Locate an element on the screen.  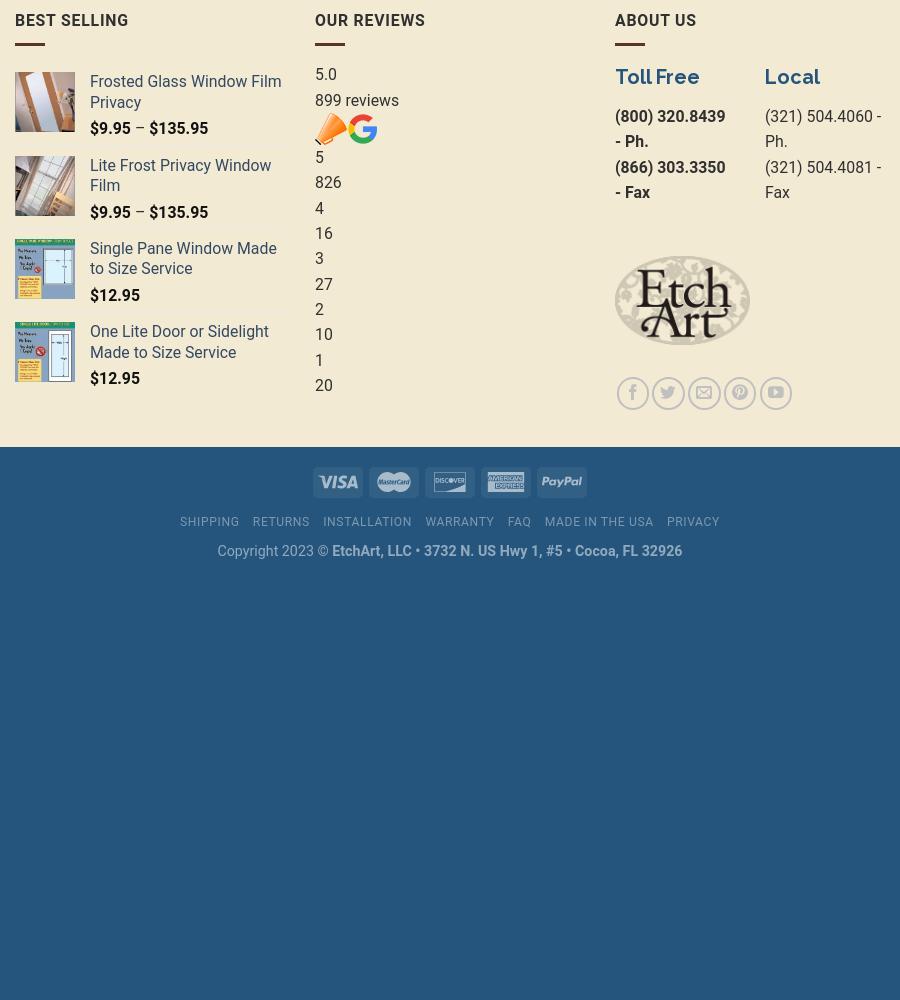
'Single Pane Window Made to Size Service' is located at coordinates (89, 258).